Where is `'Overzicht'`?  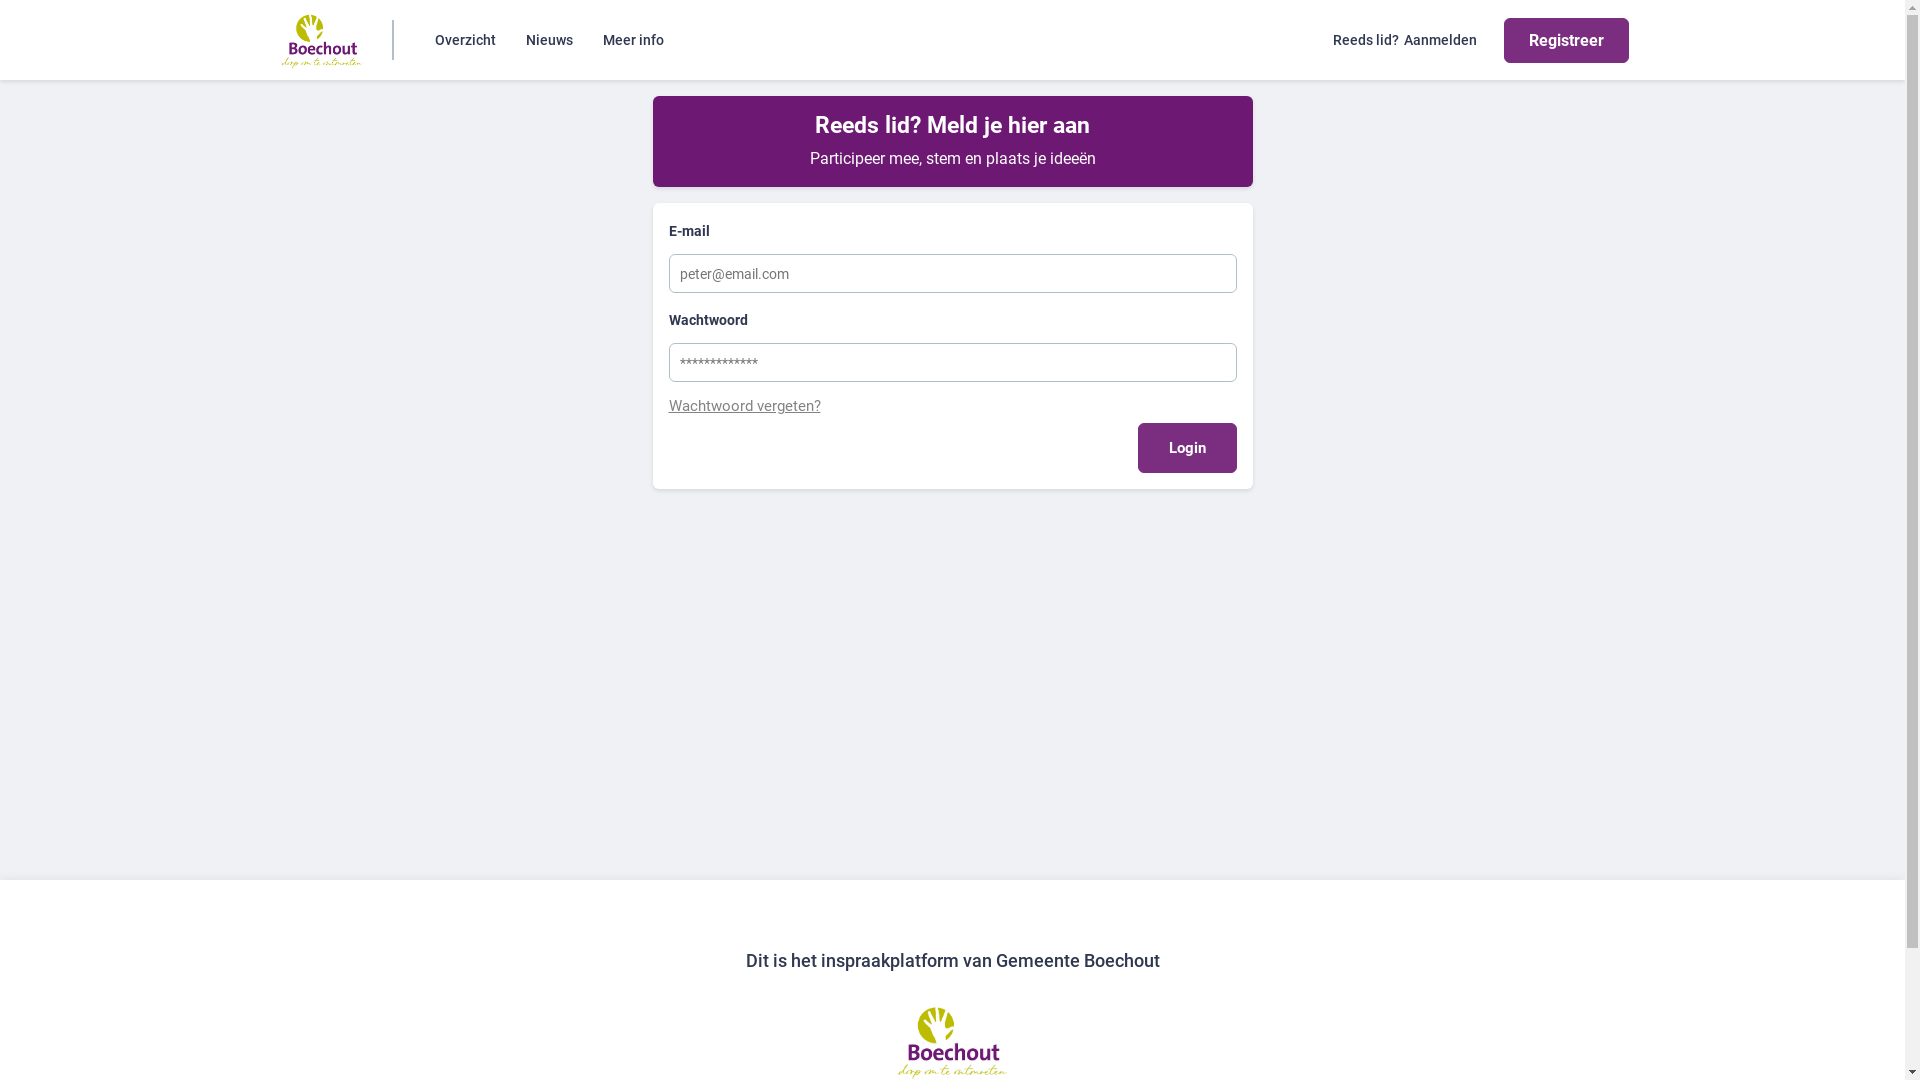 'Overzicht' is located at coordinates (464, 39).